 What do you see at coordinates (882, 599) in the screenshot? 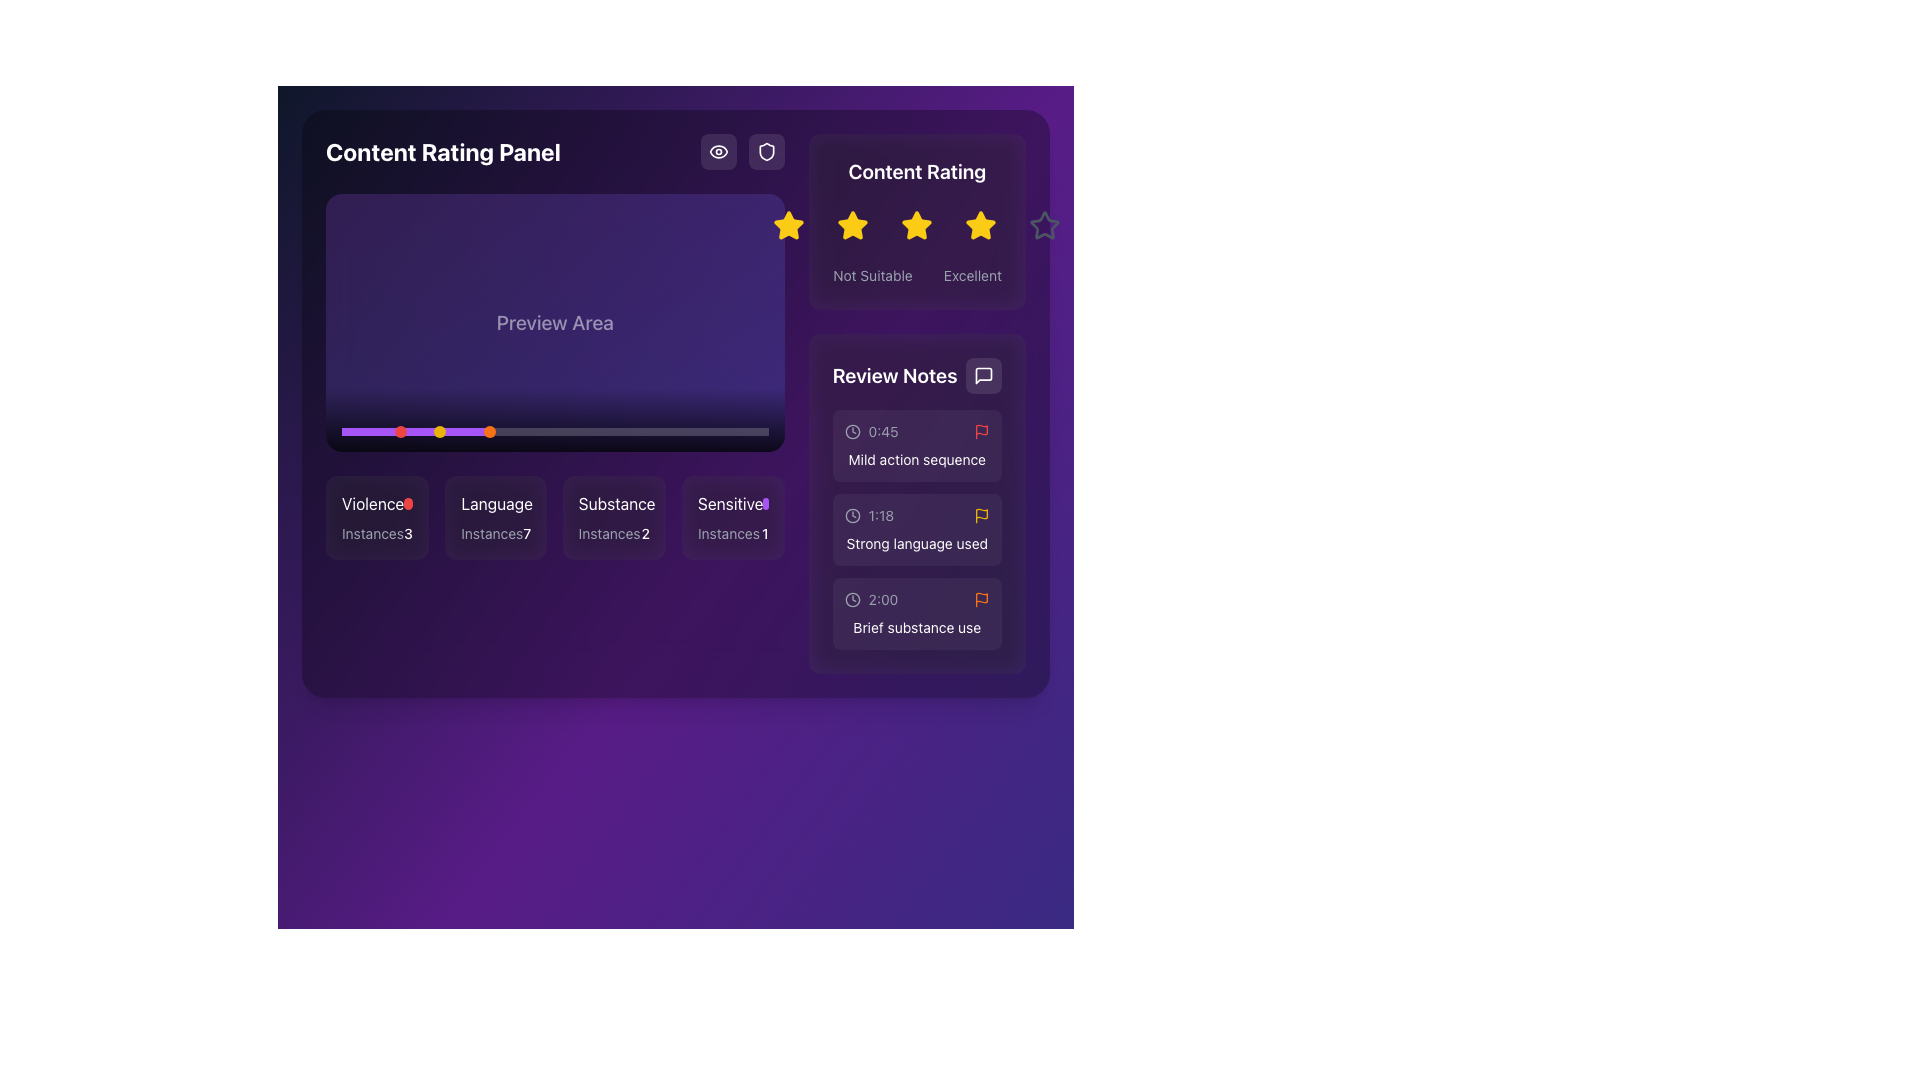
I see `the static text label displaying '2:00' in the 'Review Notes' section, which is styled in light gray and located next to the clock icon` at bounding box center [882, 599].